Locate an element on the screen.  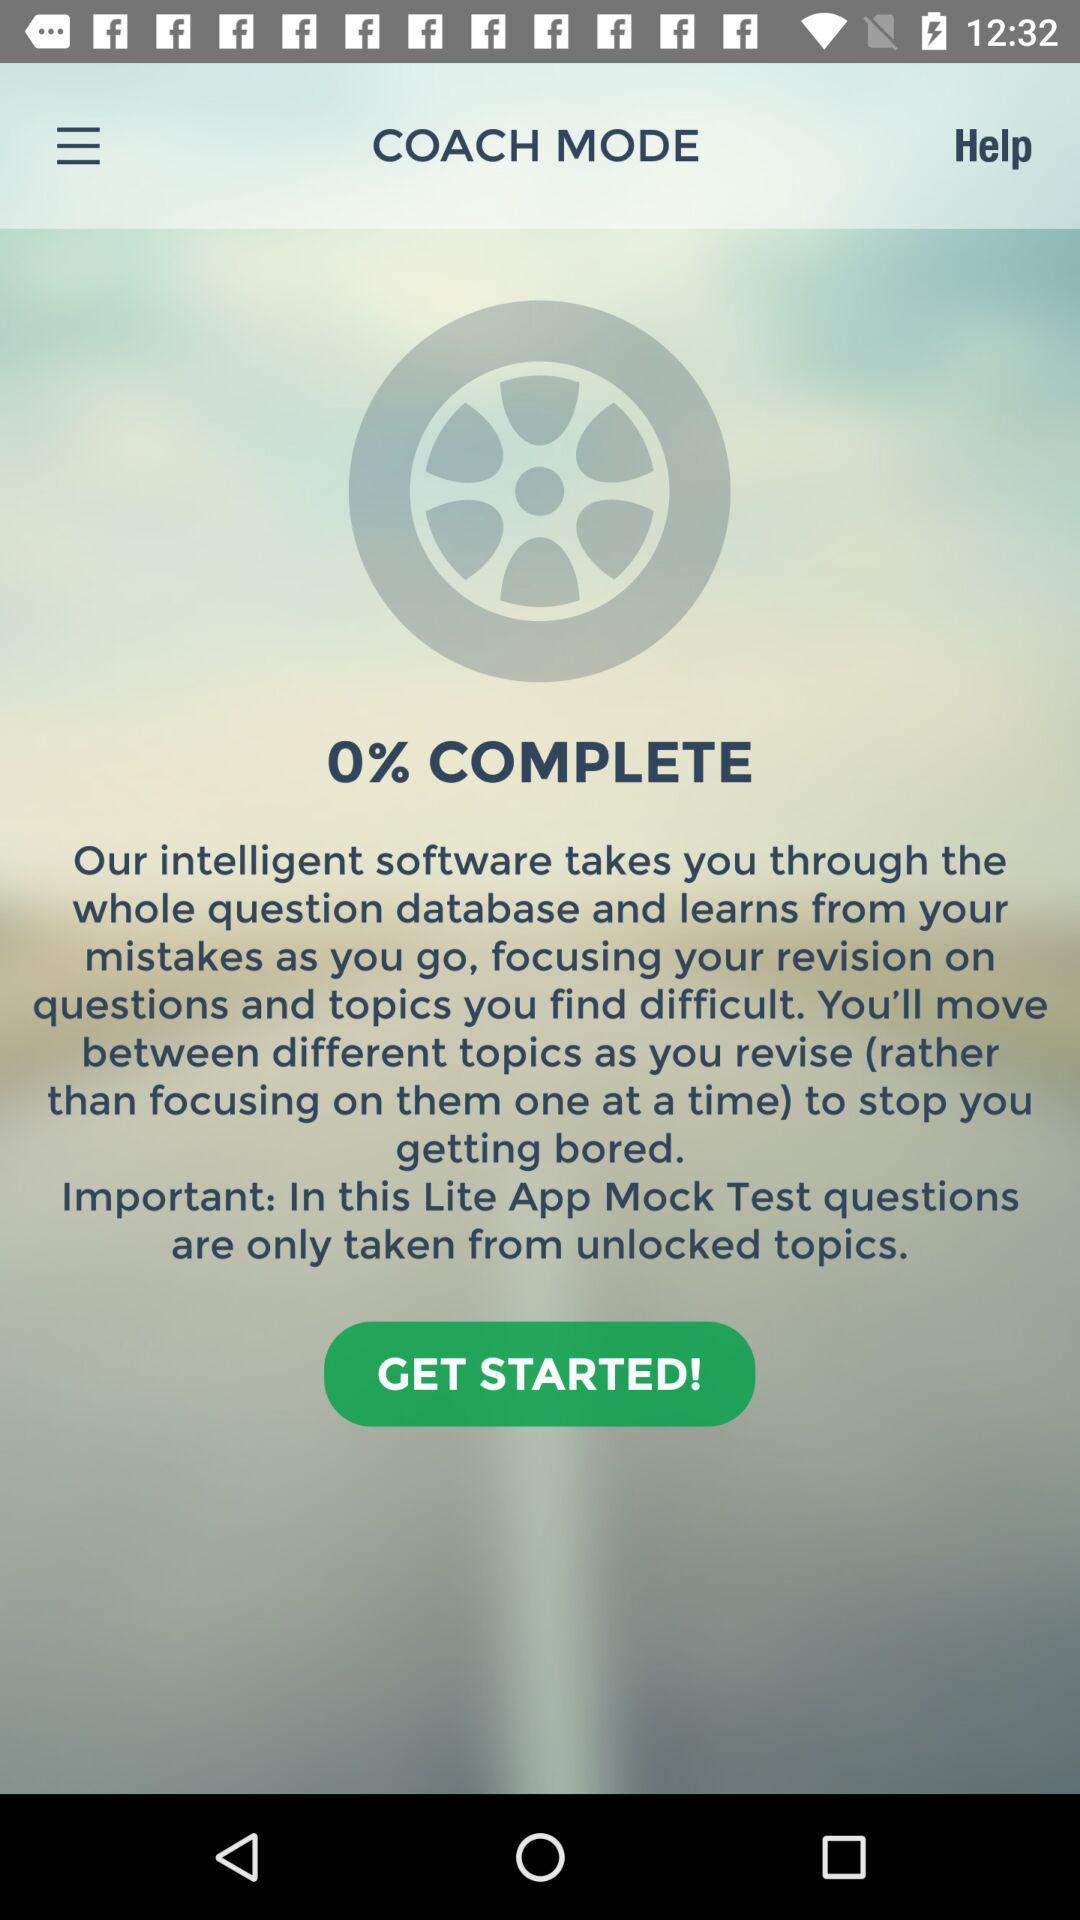
get started! item is located at coordinates (538, 1372).